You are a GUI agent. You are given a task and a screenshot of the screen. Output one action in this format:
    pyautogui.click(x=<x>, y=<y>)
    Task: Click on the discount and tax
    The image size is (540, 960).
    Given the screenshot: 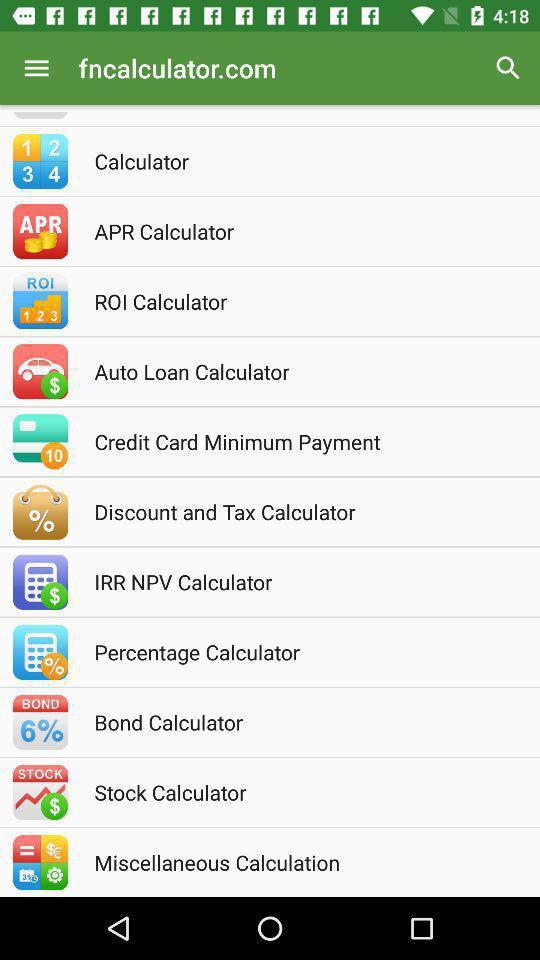 What is the action you would take?
    pyautogui.click(x=296, y=510)
    